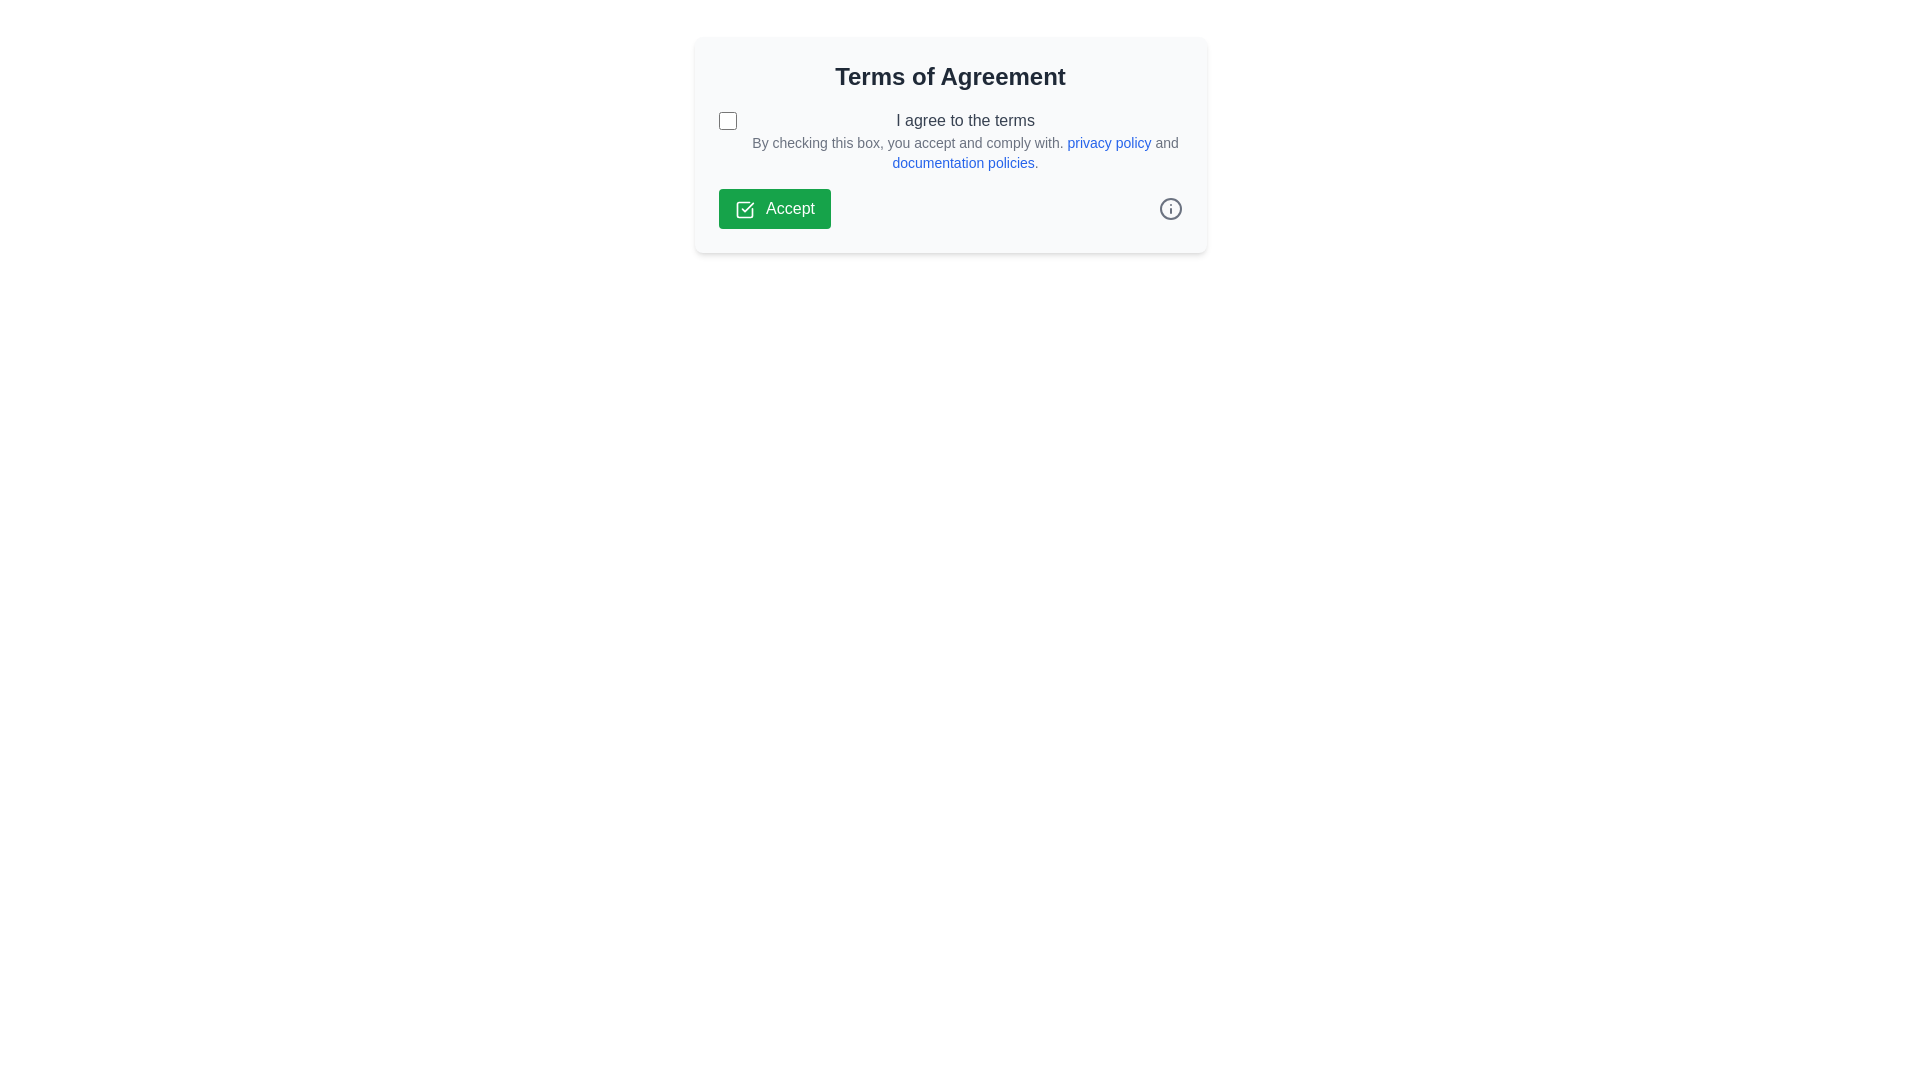 This screenshot has width=1920, height=1080. What do you see at coordinates (965, 120) in the screenshot?
I see `the text label stating 'I agree to the terms' located in the 'Terms of Agreement' section, which is positioned directly to the right of a checkbox` at bounding box center [965, 120].